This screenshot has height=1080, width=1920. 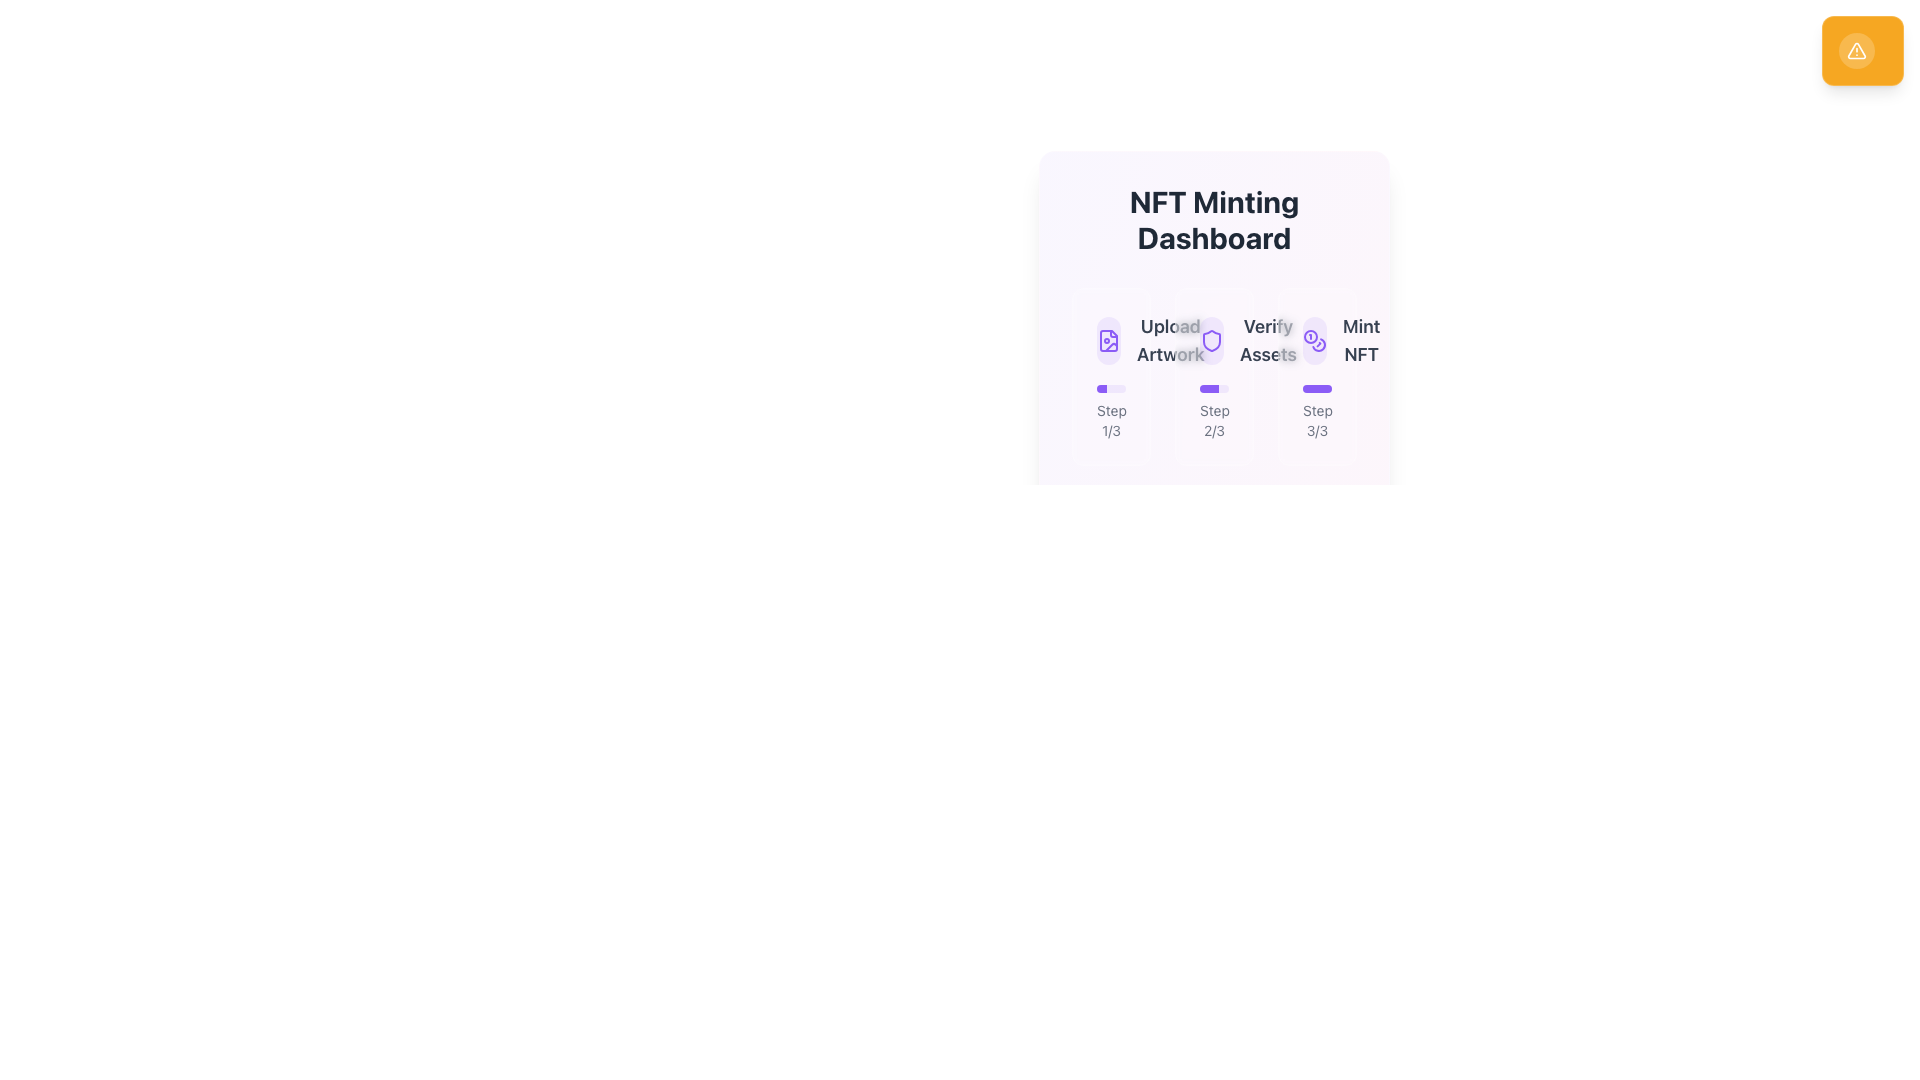 What do you see at coordinates (1855, 49) in the screenshot?
I see `the triangle icon within the yellow circular button located at the top-right corner of the interface` at bounding box center [1855, 49].